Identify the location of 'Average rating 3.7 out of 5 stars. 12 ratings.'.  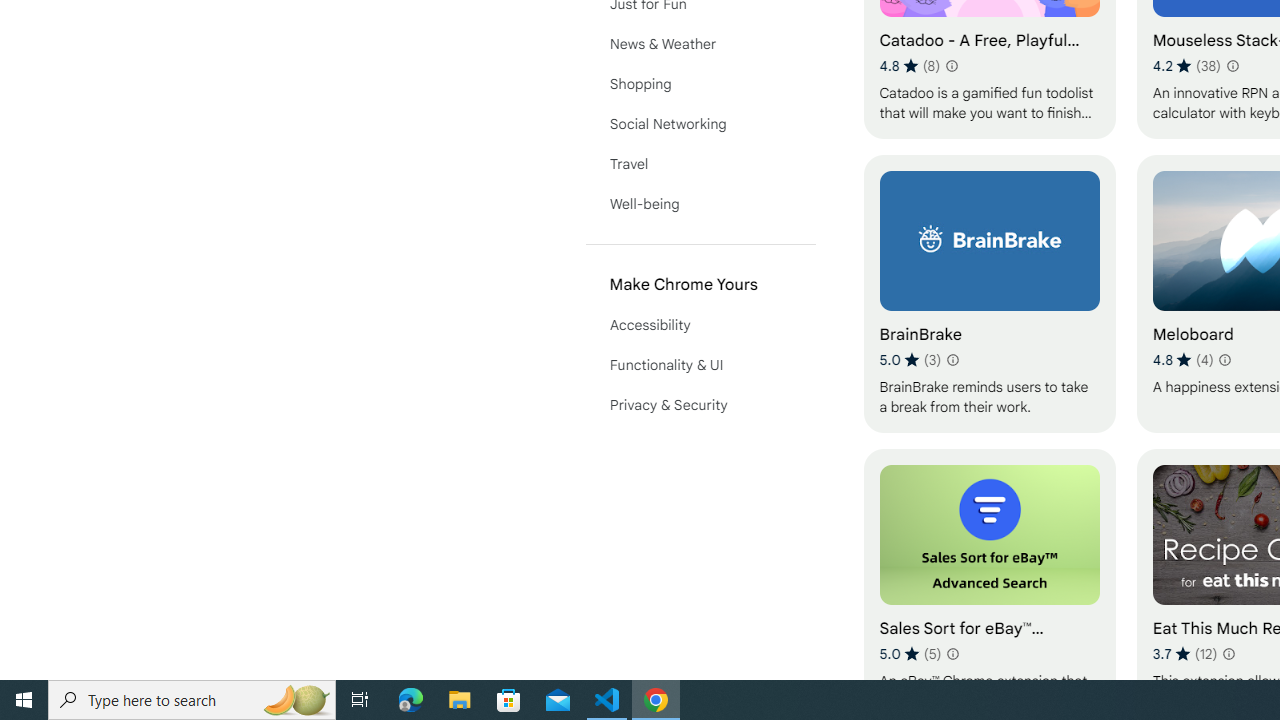
(1185, 653).